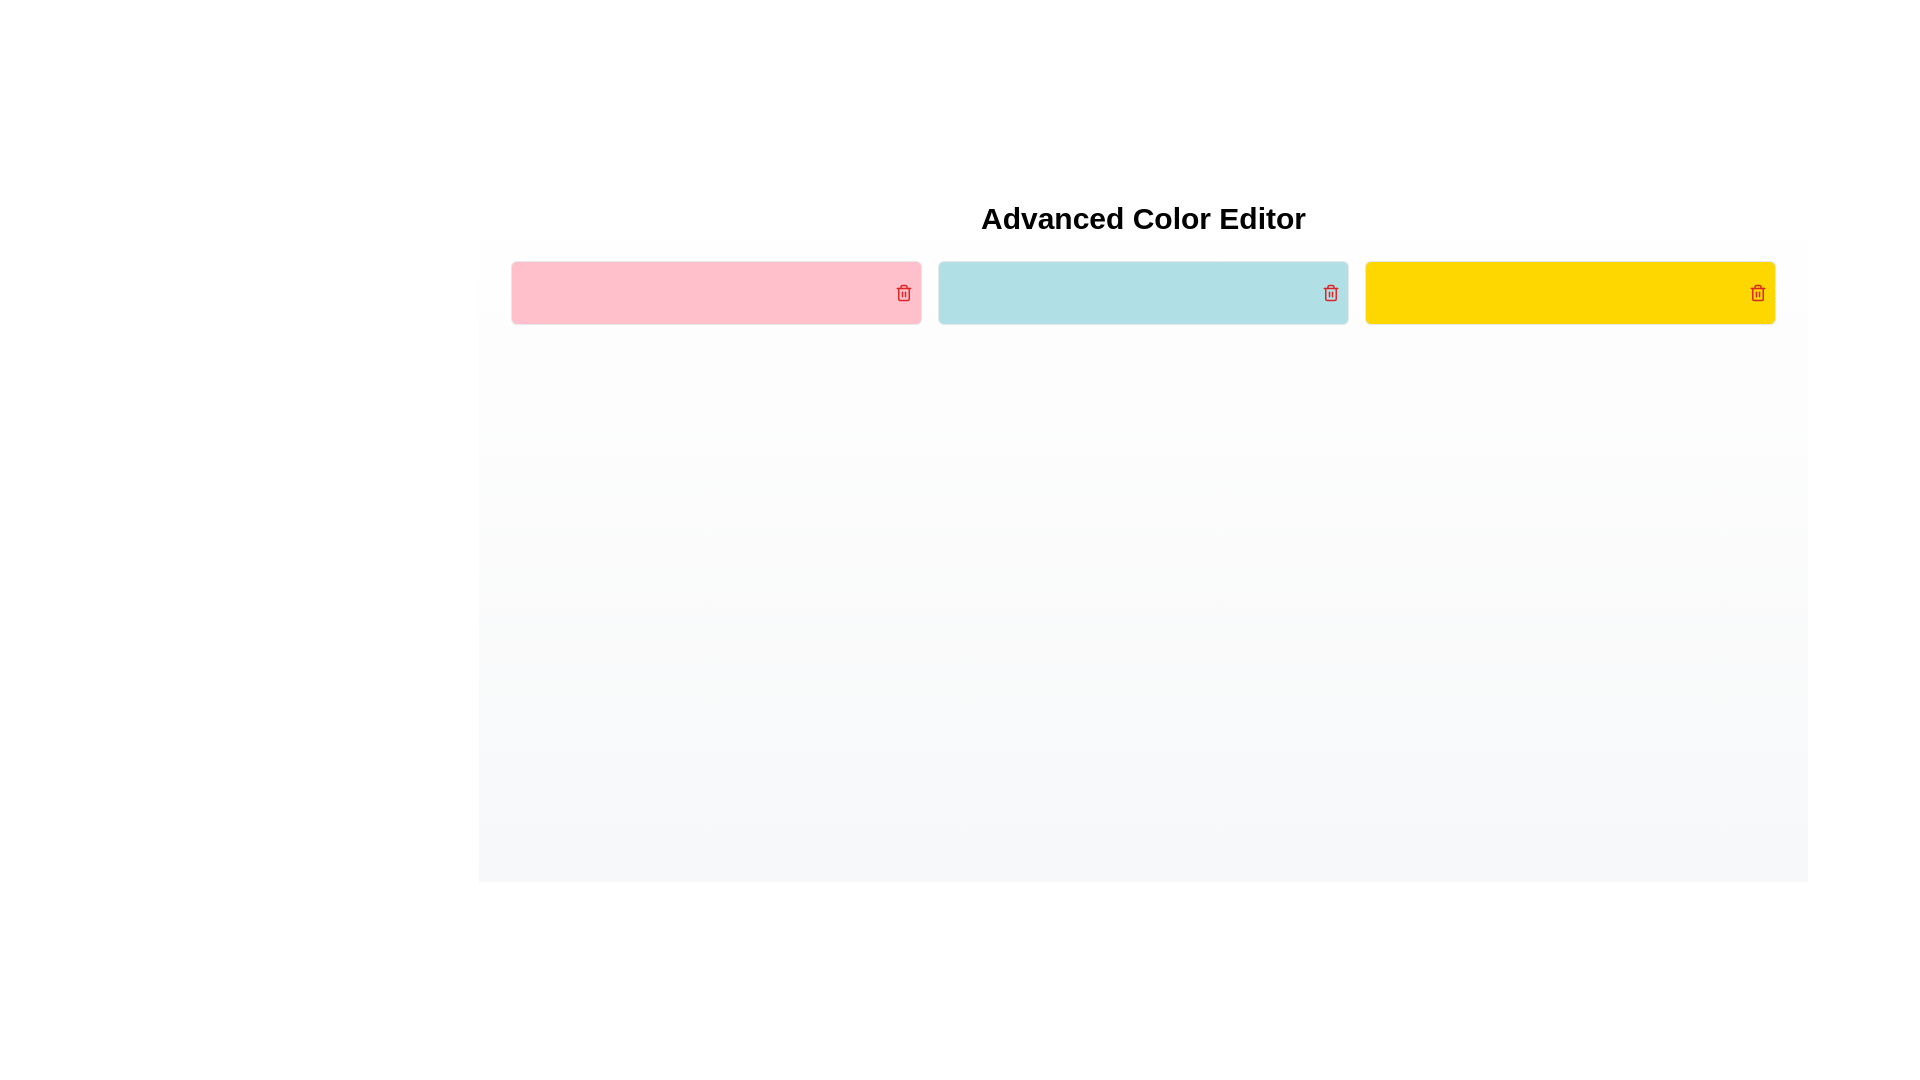 The height and width of the screenshot is (1080, 1920). What do you see at coordinates (1330, 293) in the screenshot?
I see `the delete button icon located within the light blue area` at bounding box center [1330, 293].